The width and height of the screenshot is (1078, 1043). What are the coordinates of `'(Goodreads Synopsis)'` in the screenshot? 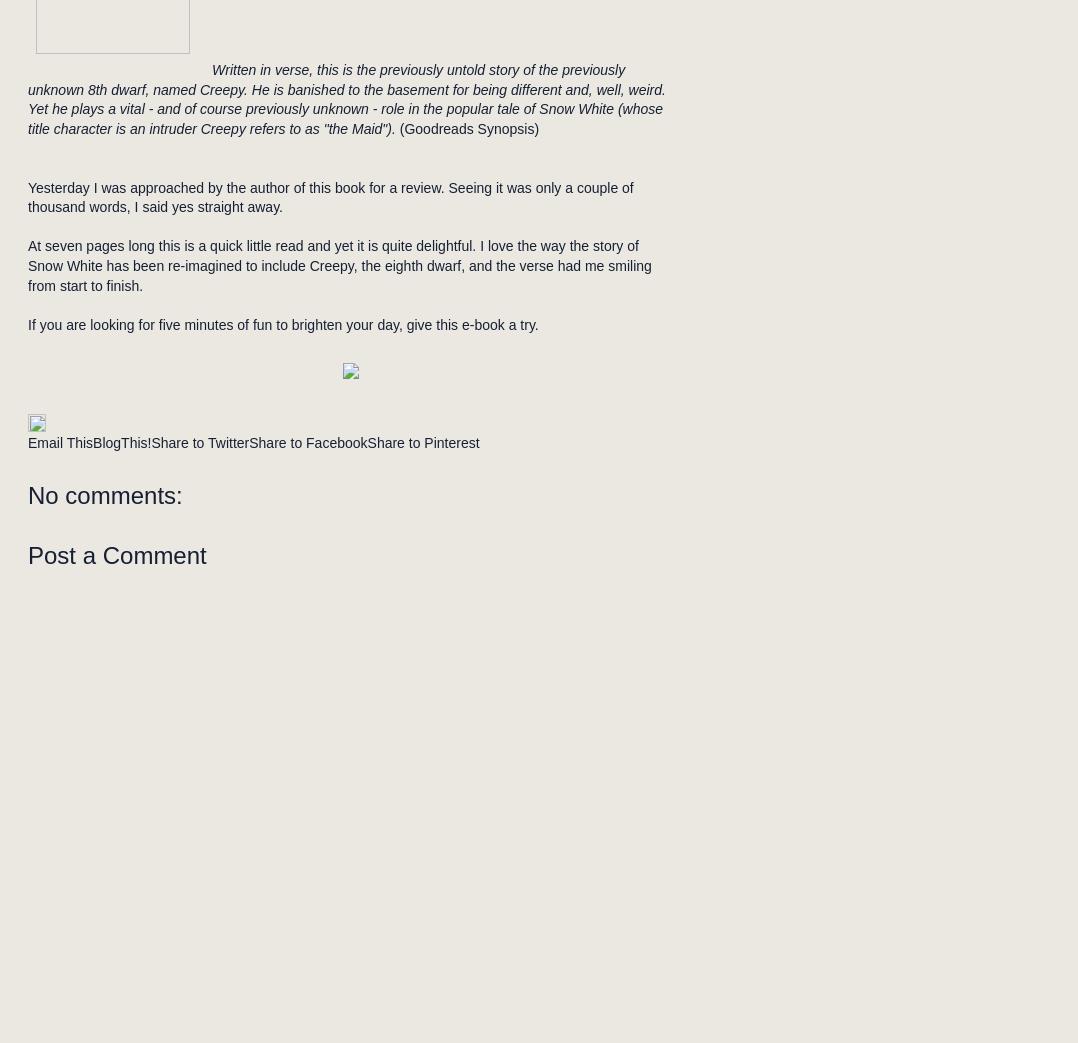 It's located at (465, 127).